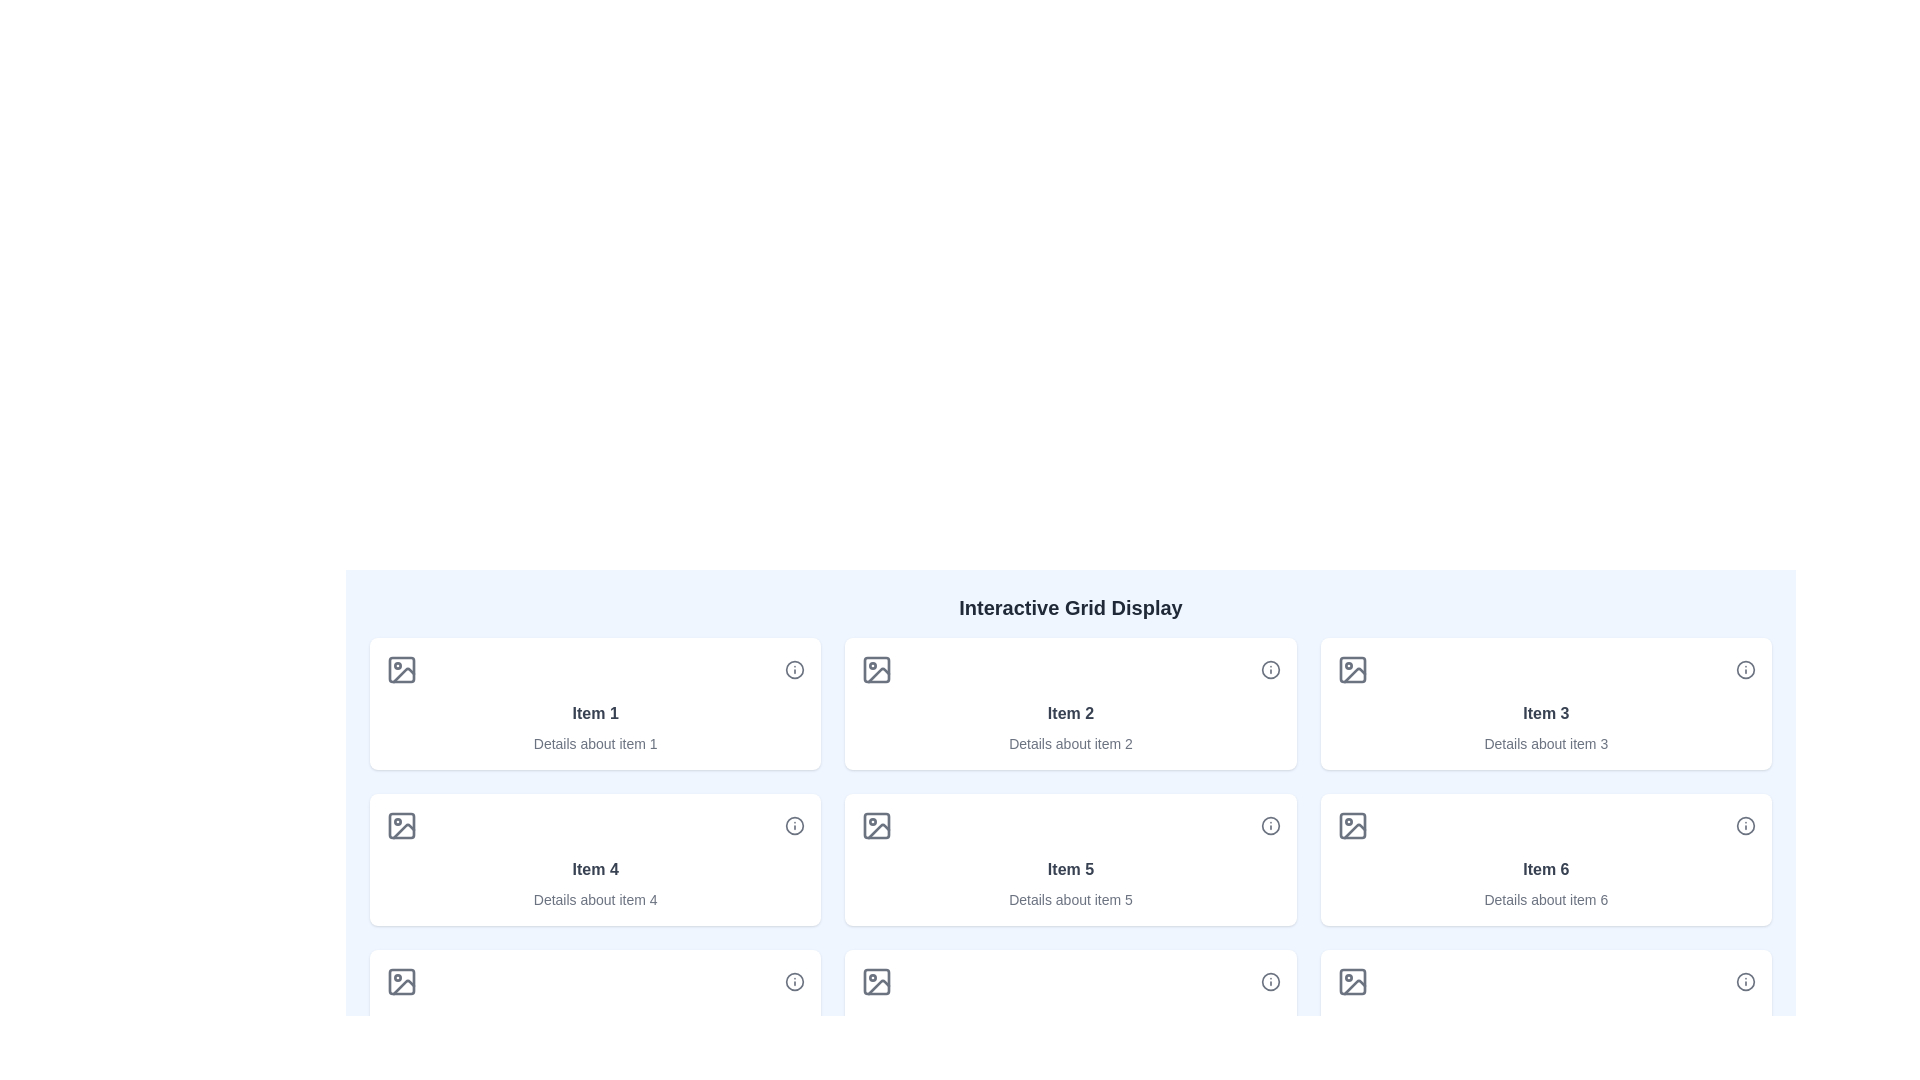 The width and height of the screenshot is (1920, 1080). I want to click on the presence of the circular boundary of the information icon located in the top-right corner of the card containing 'Item 2', so click(1269, 670).